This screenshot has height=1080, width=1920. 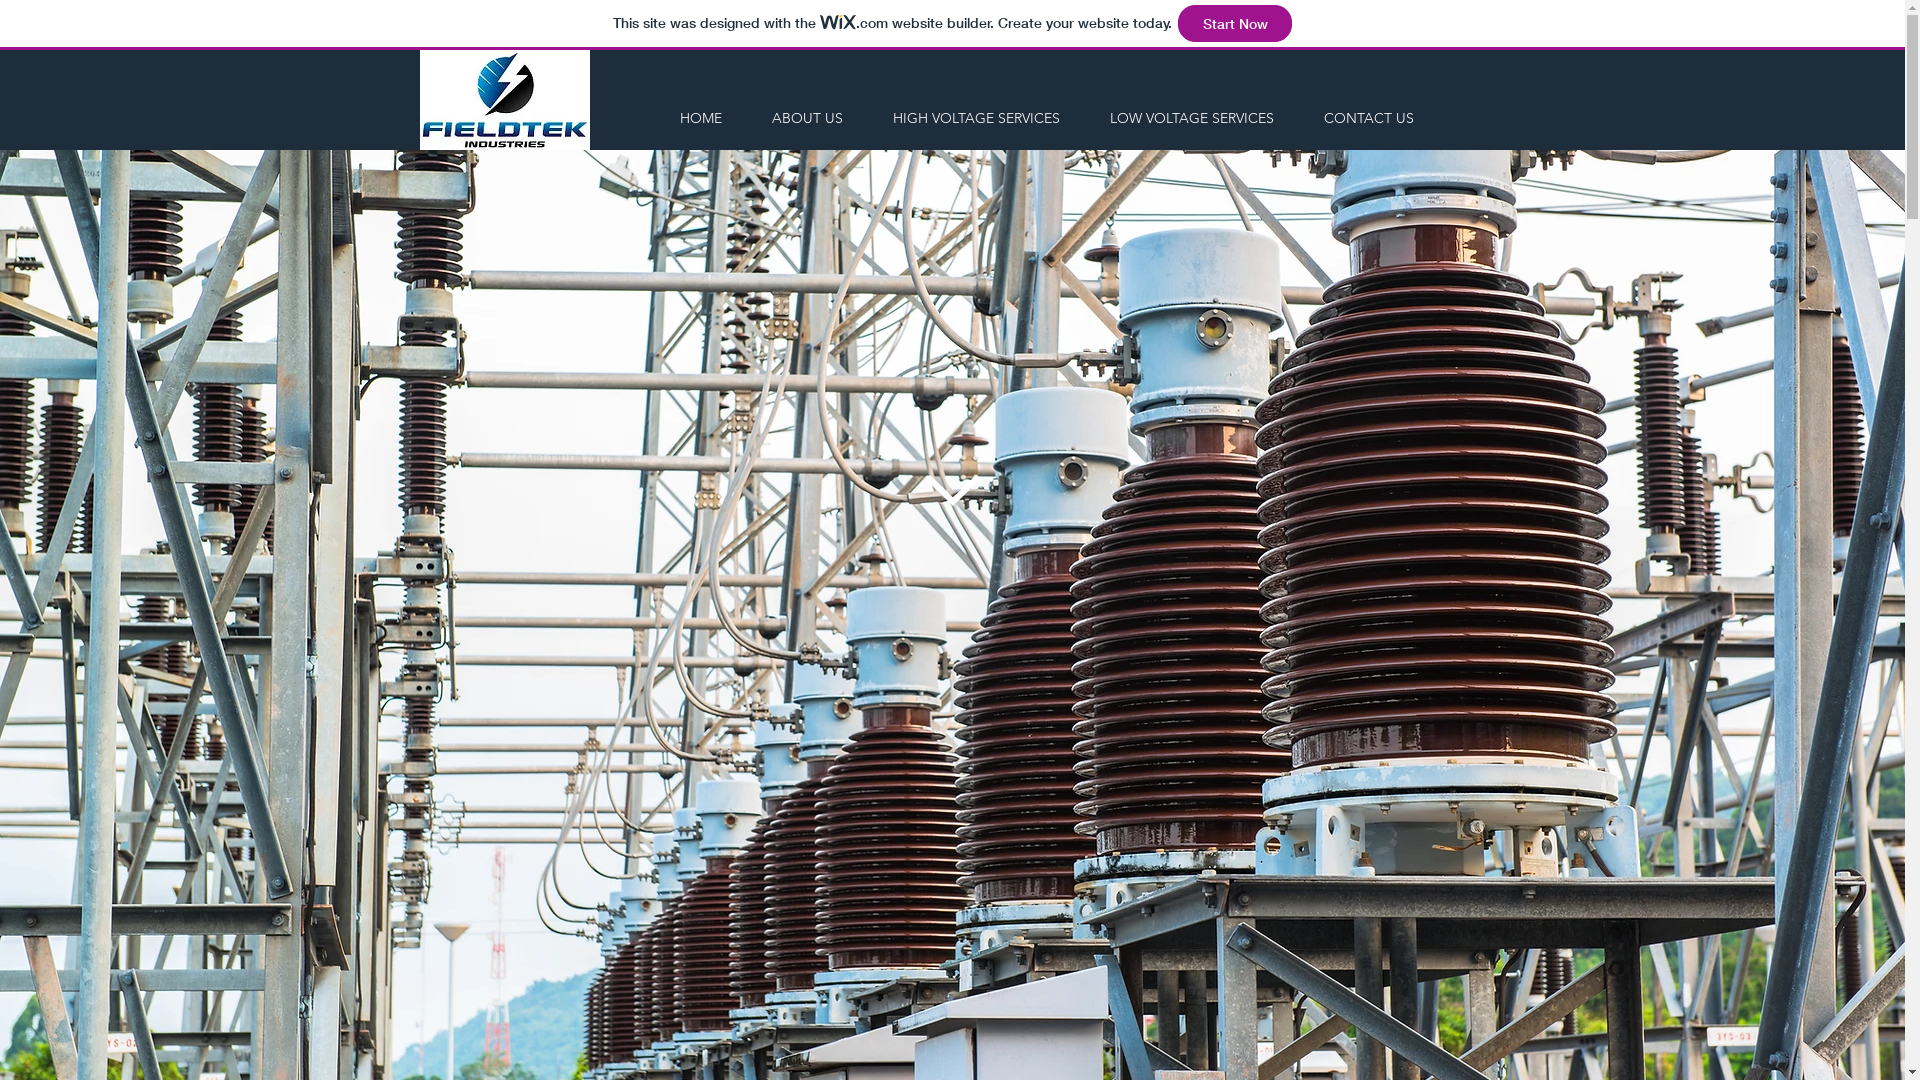 I want to click on 'HOME', so click(x=700, y=118).